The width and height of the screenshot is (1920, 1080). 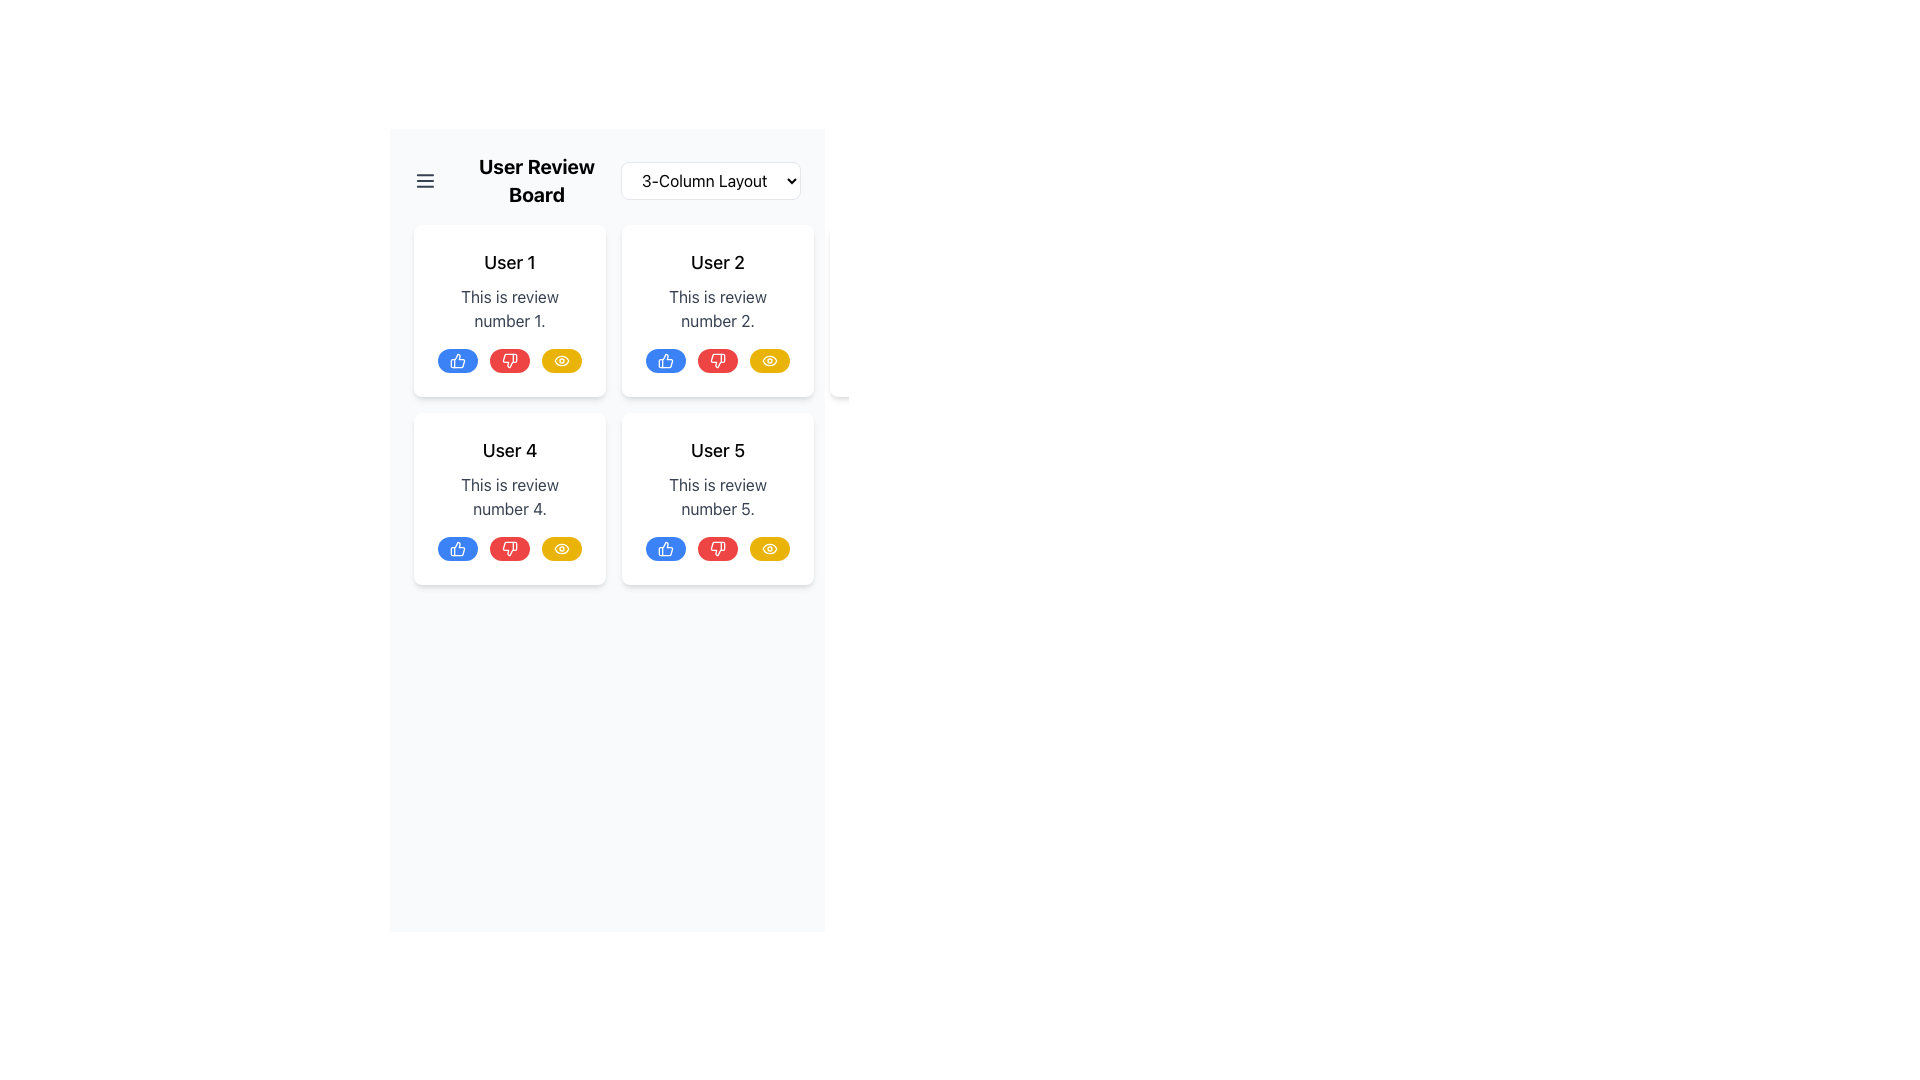 I want to click on the Text Label that identifies the content as being associated with 'User 1', located at the top of the content card in the first column and first row of the grid layout, so click(x=509, y=261).